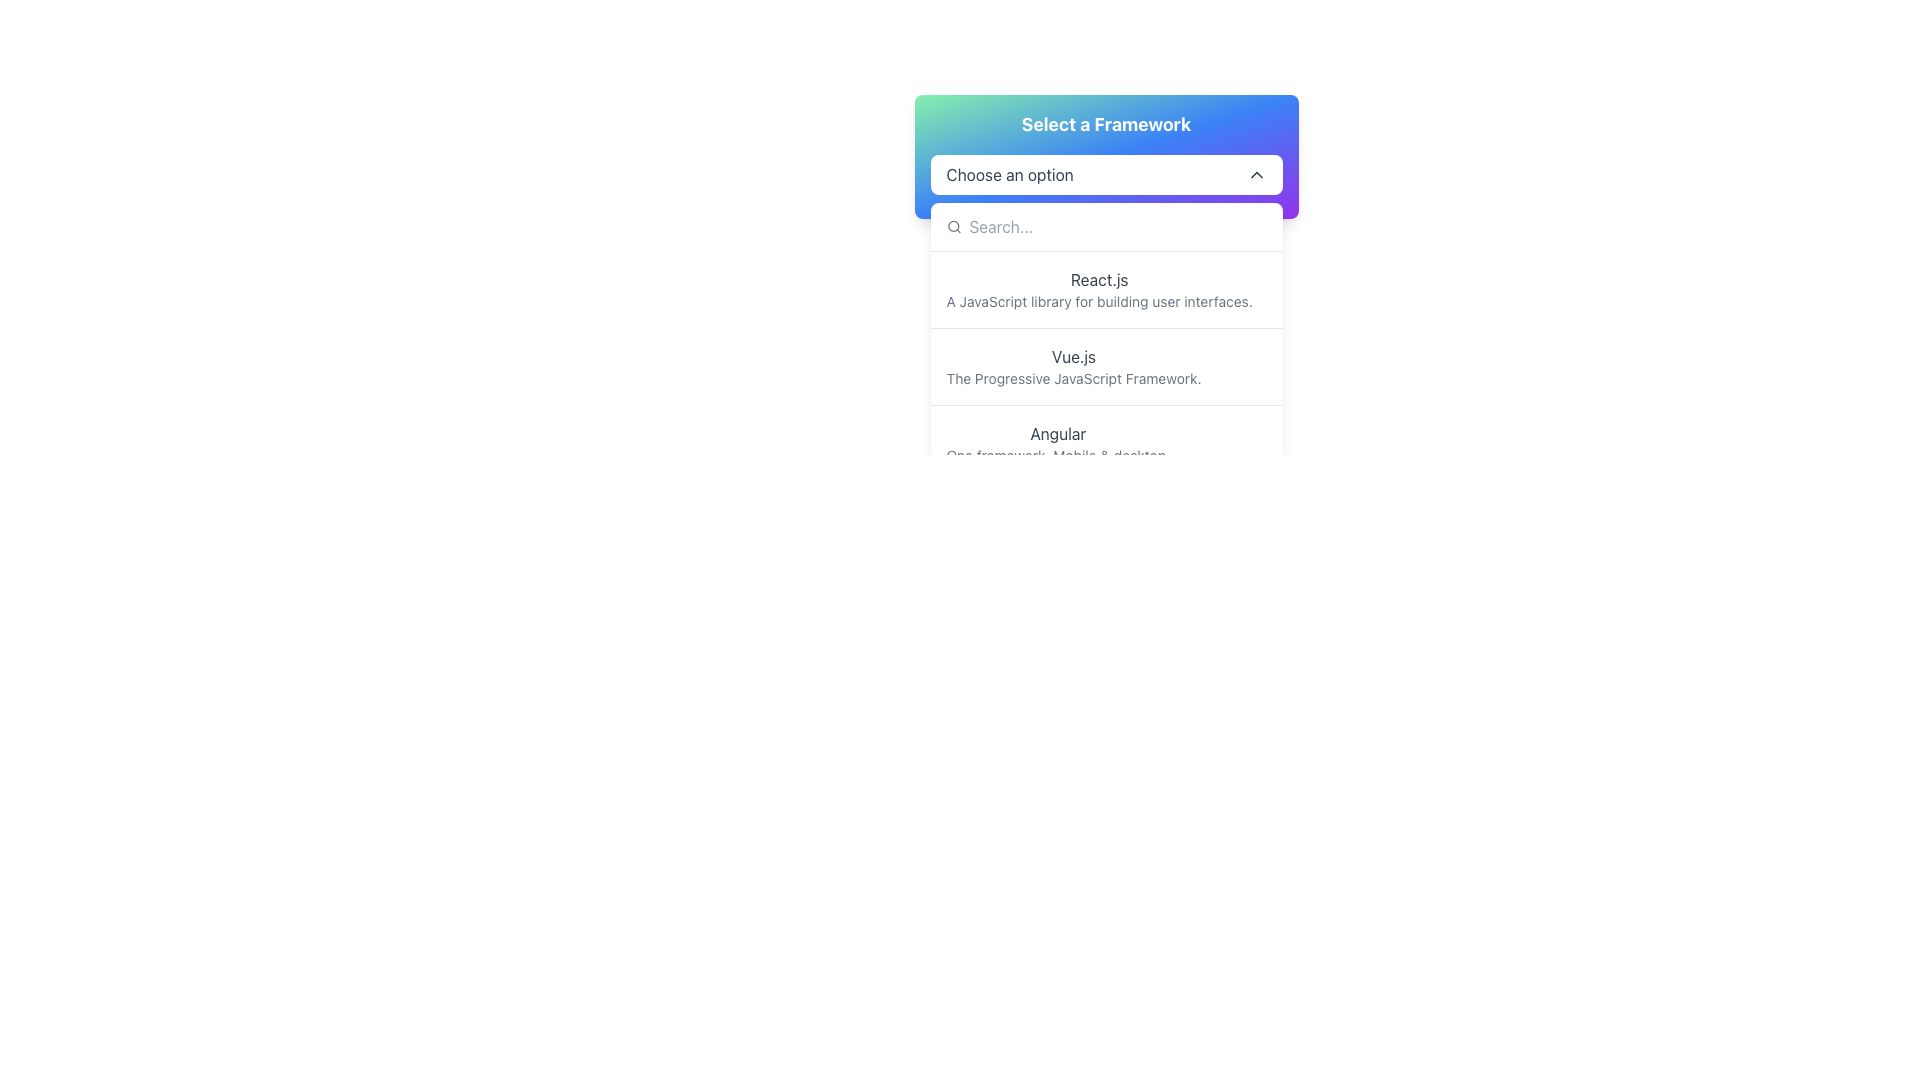  Describe the element at coordinates (1105, 226) in the screenshot. I see `the input field of the Search bar, which is located below the 'Select a Framework' dropdown box, to focus and start typing` at that location.